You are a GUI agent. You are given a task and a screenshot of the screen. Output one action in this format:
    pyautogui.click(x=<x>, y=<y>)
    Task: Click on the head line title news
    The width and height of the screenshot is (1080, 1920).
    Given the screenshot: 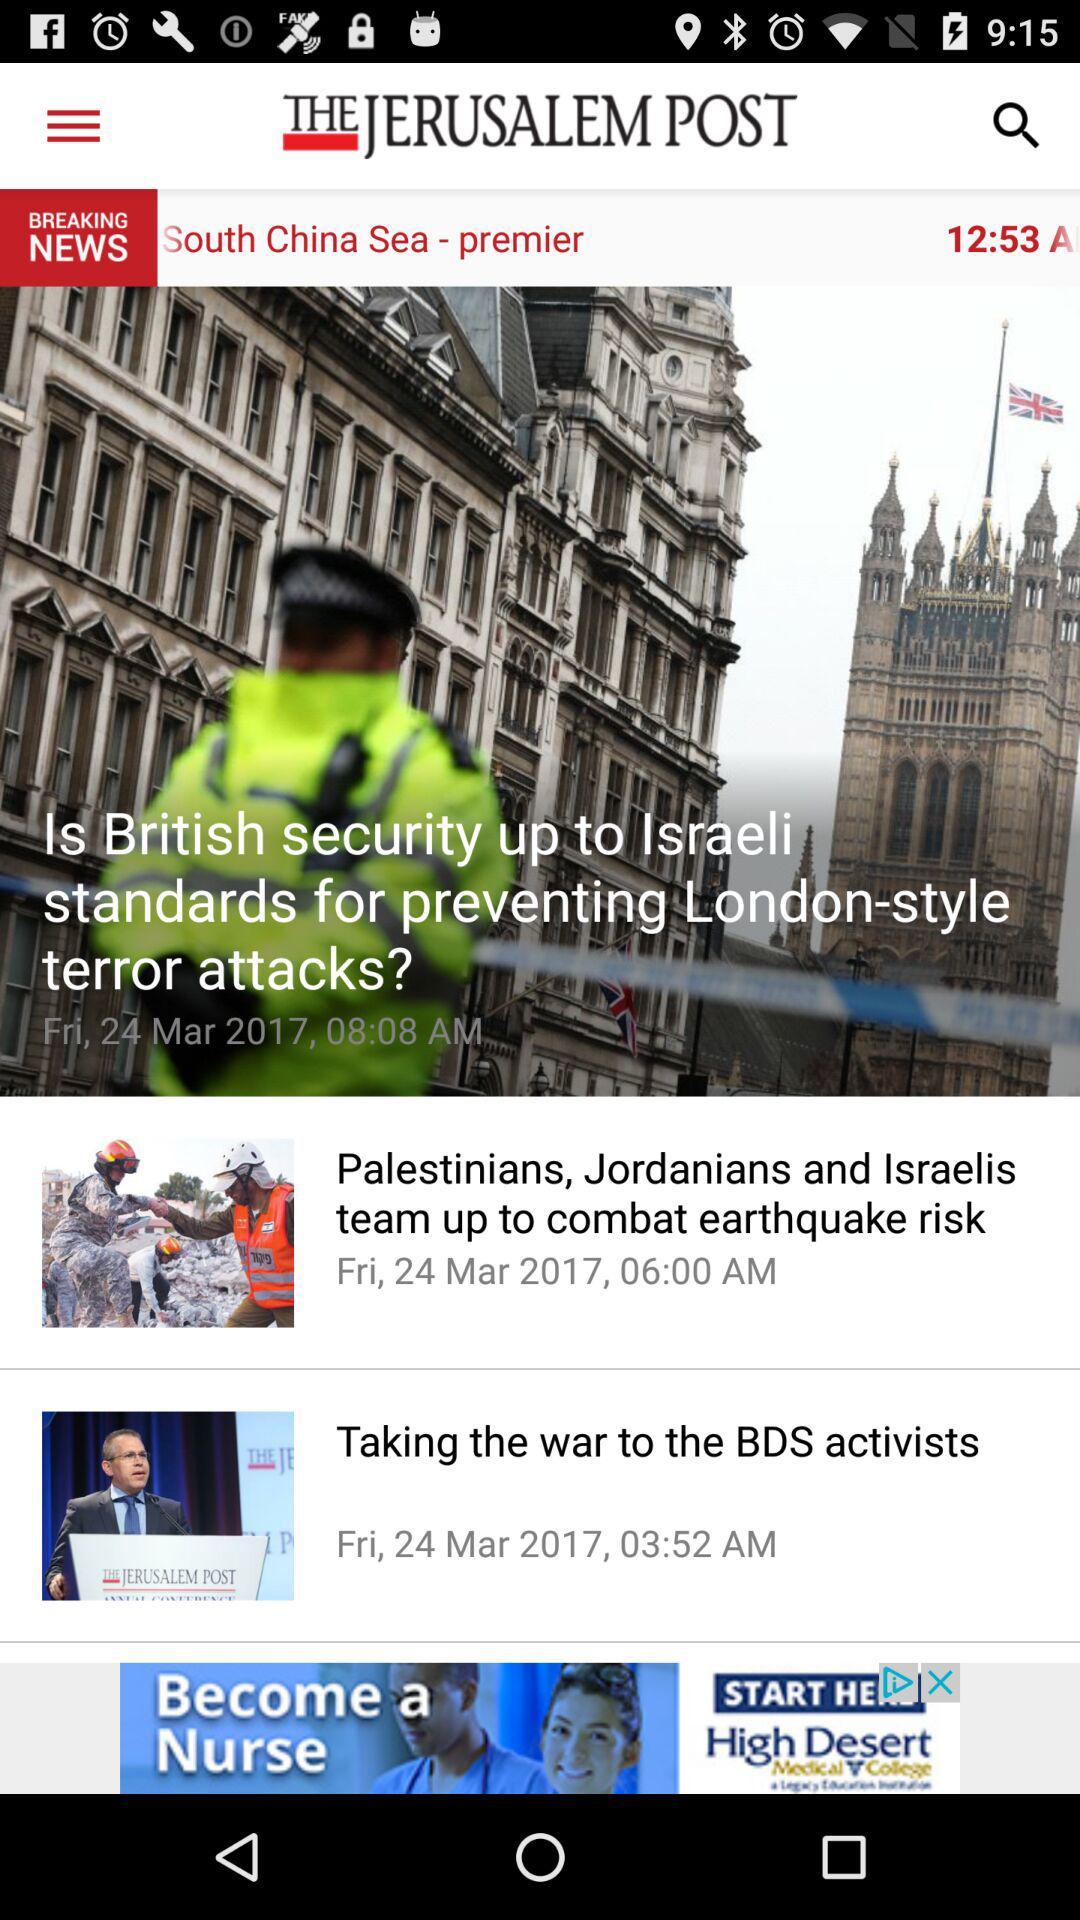 What is the action you would take?
    pyautogui.click(x=540, y=691)
    